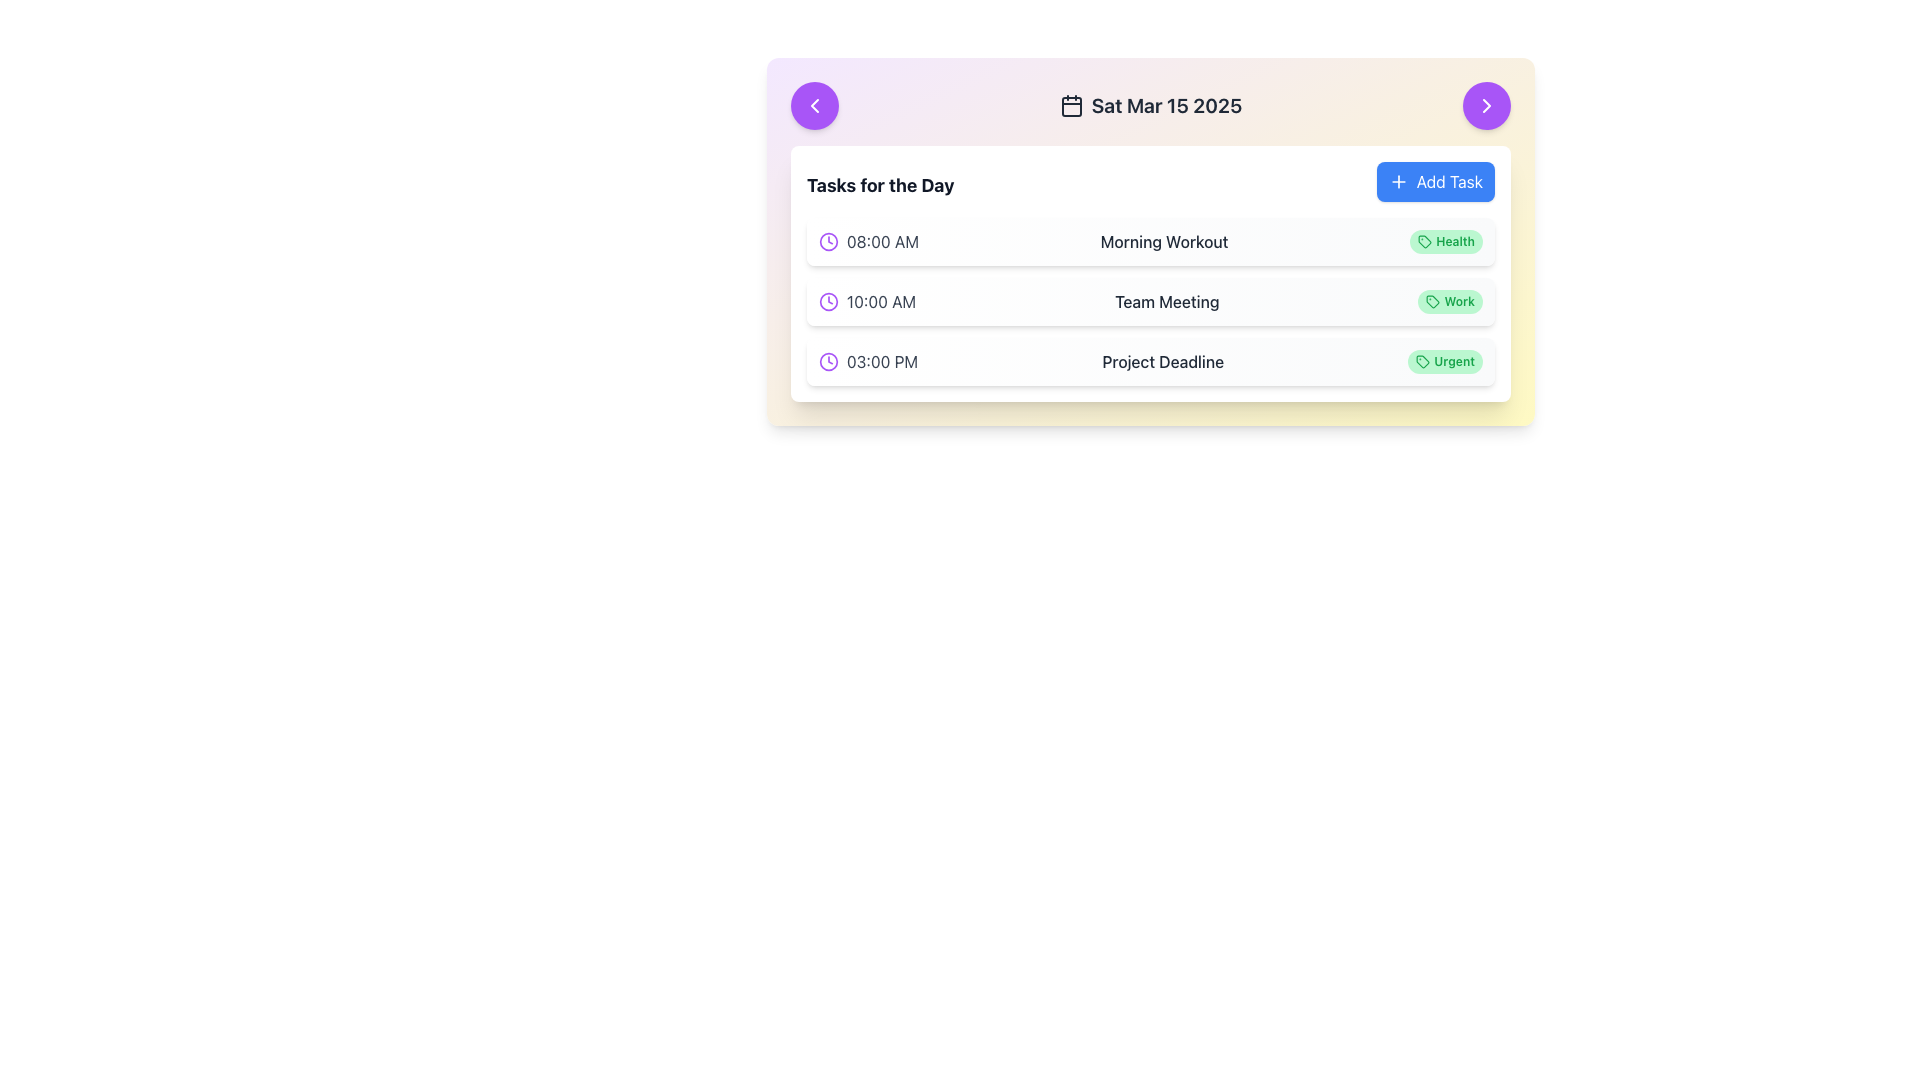 This screenshot has height=1080, width=1920. I want to click on time associated with the 'Morning Workout' task displayed in the text label at the top left corner of the task list, so click(868, 241).